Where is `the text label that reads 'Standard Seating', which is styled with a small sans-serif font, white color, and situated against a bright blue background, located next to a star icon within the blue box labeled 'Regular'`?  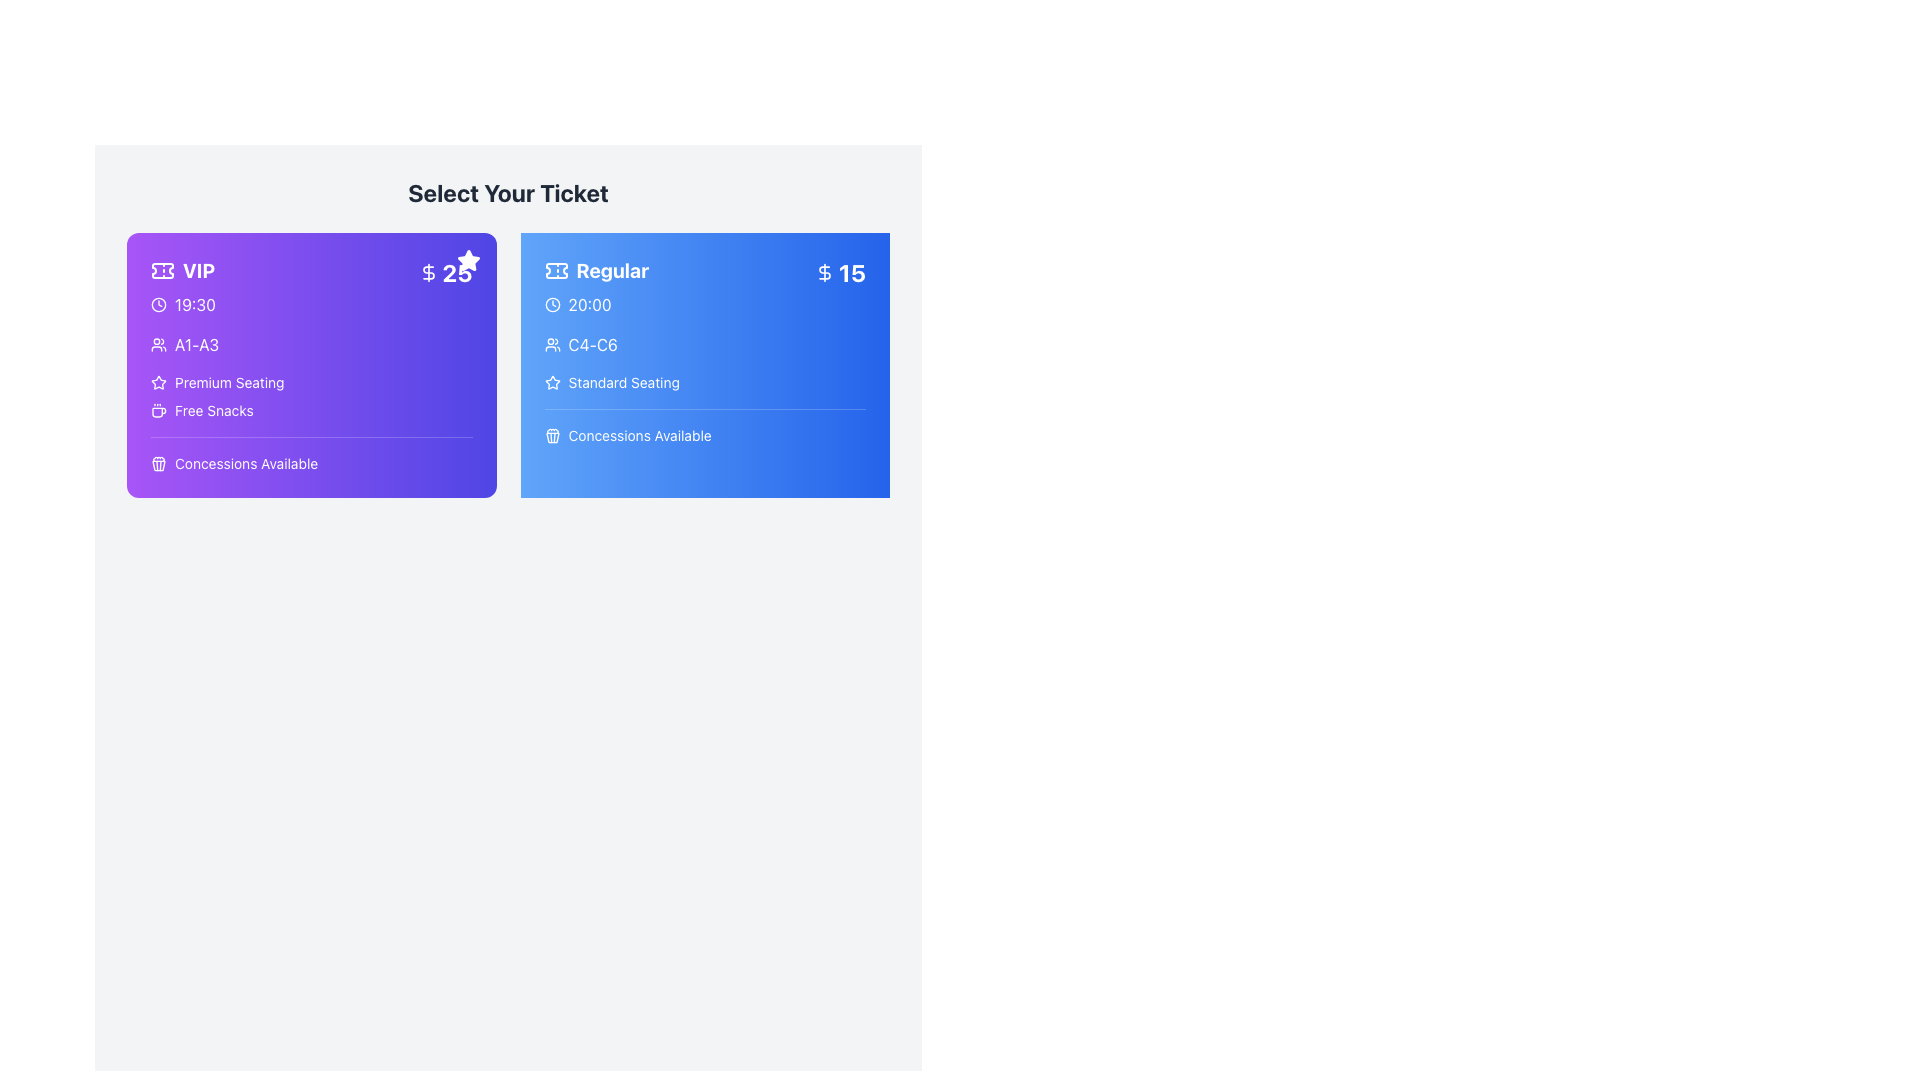
the text label that reads 'Standard Seating', which is styled with a small sans-serif font, white color, and situated against a bright blue background, located next to a star icon within the blue box labeled 'Regular' is located at coordinates (623, 382).